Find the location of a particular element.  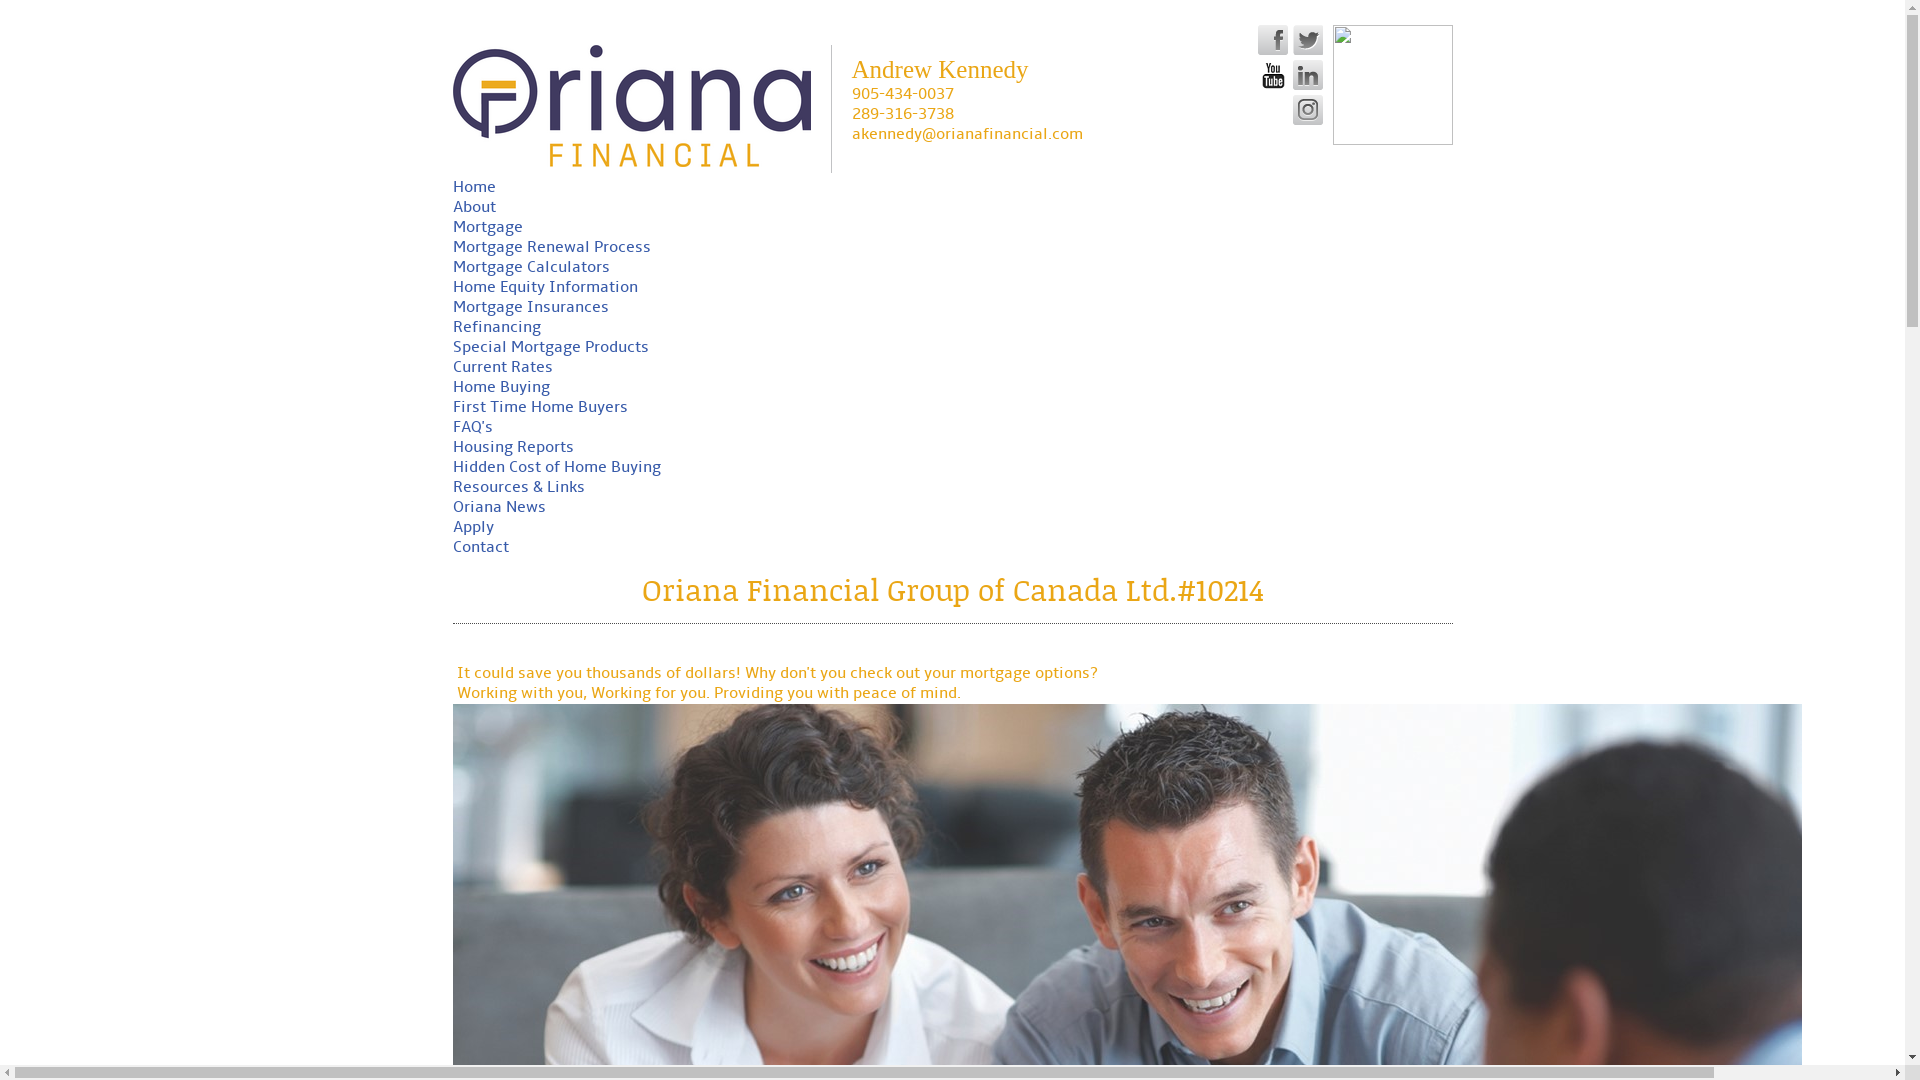

'Apply' is located at coordinates (471, 527).